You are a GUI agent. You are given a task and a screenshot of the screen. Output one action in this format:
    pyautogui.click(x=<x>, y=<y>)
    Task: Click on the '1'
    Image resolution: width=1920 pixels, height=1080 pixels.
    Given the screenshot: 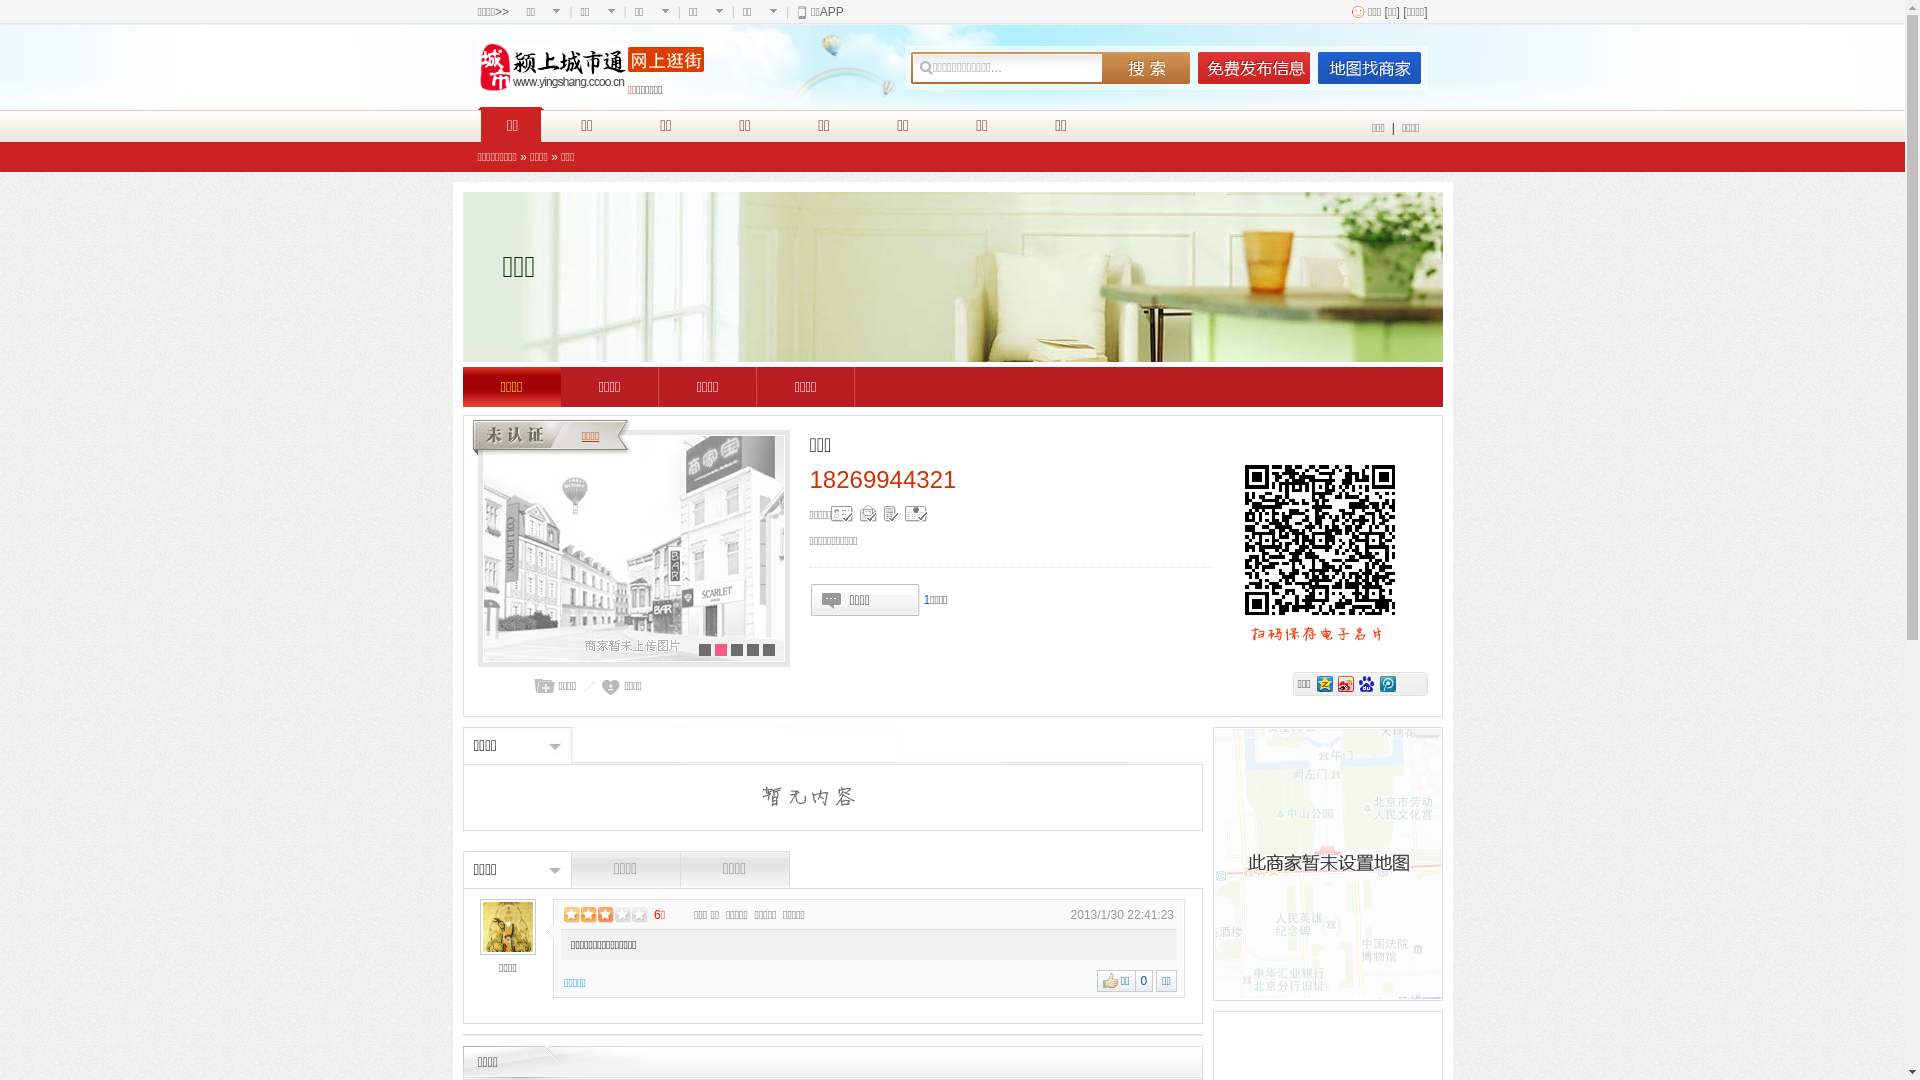 What is the action you would take?
    pyautogui.click(x=926, y=599)
    